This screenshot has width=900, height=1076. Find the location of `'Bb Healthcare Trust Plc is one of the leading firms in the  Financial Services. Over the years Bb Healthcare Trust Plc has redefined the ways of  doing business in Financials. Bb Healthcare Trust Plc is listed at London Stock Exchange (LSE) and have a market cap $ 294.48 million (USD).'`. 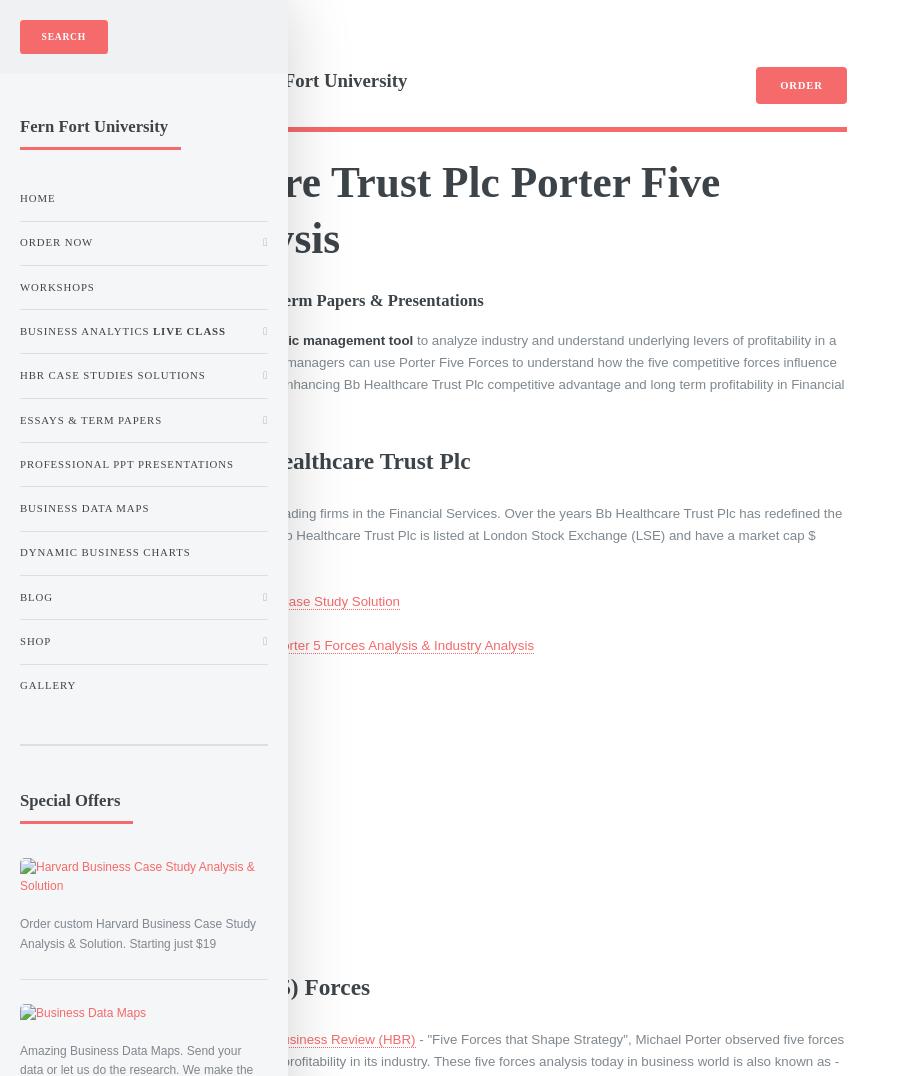

'Bb Healthcare Trust Plc is one of the leading firms in the  Financial Services. Over the years Bb Healthcare Trust Plc has redefined the ways of  doing business in Financials. Bb Healthcare Trust Plc is listed at London Stock Exchange (LSE) and have a market cap $ 294.48 million (USD).' is located at coordinates (52, 534).